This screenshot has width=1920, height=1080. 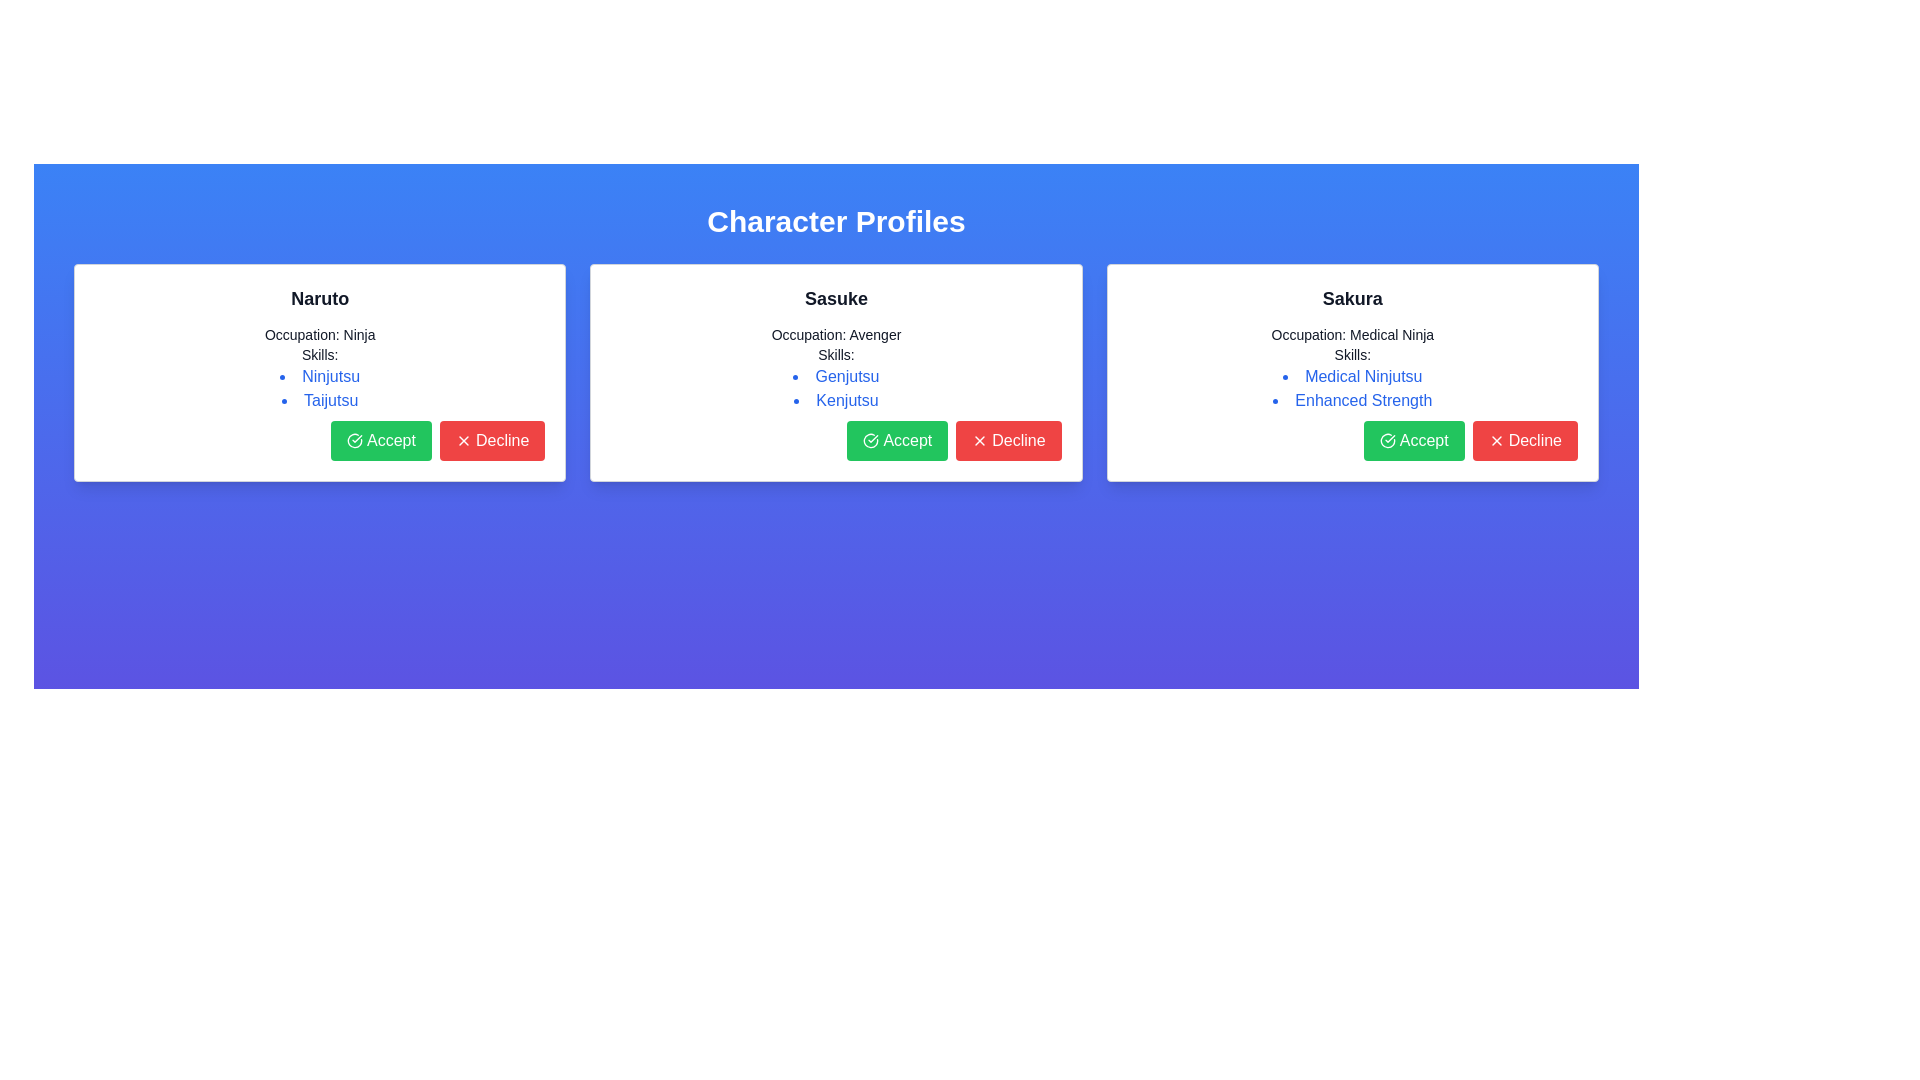 I want to click on text label that describes one of the skills associated with the 'Naruto' profile card, specifically the second item in the bulleted list under the 'Skills' section, which is located below 'Ninjutsu', so click(x=320, y=401).